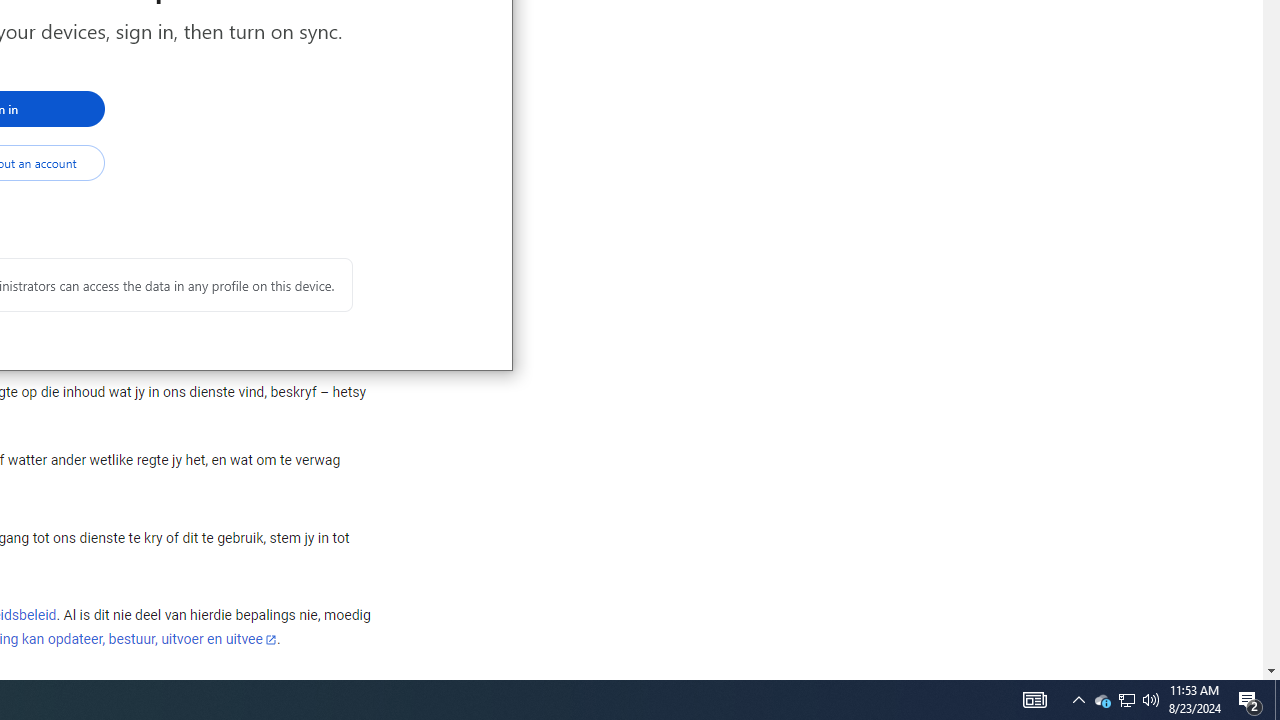 This screenshot has width=1280, height=720. I want to click on 'Notification Chevron', so click(1078, 698).